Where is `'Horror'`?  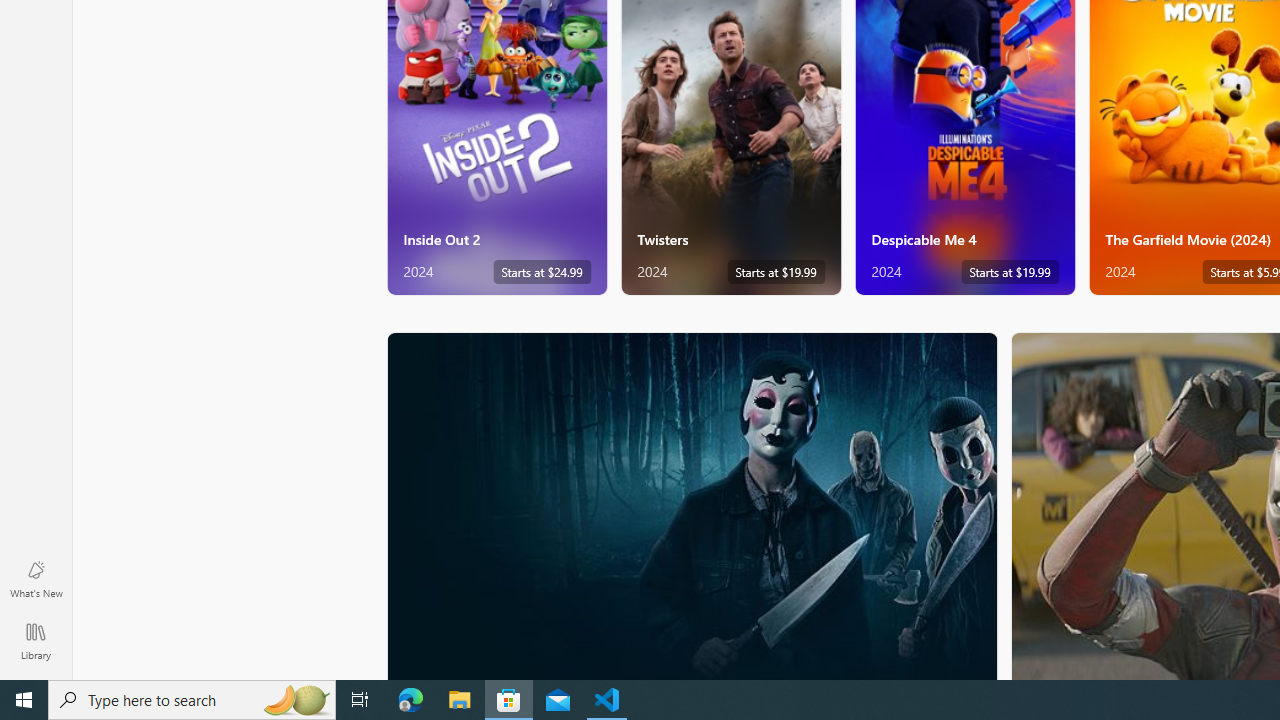 'Horror' is located at coordinates (692, 504).